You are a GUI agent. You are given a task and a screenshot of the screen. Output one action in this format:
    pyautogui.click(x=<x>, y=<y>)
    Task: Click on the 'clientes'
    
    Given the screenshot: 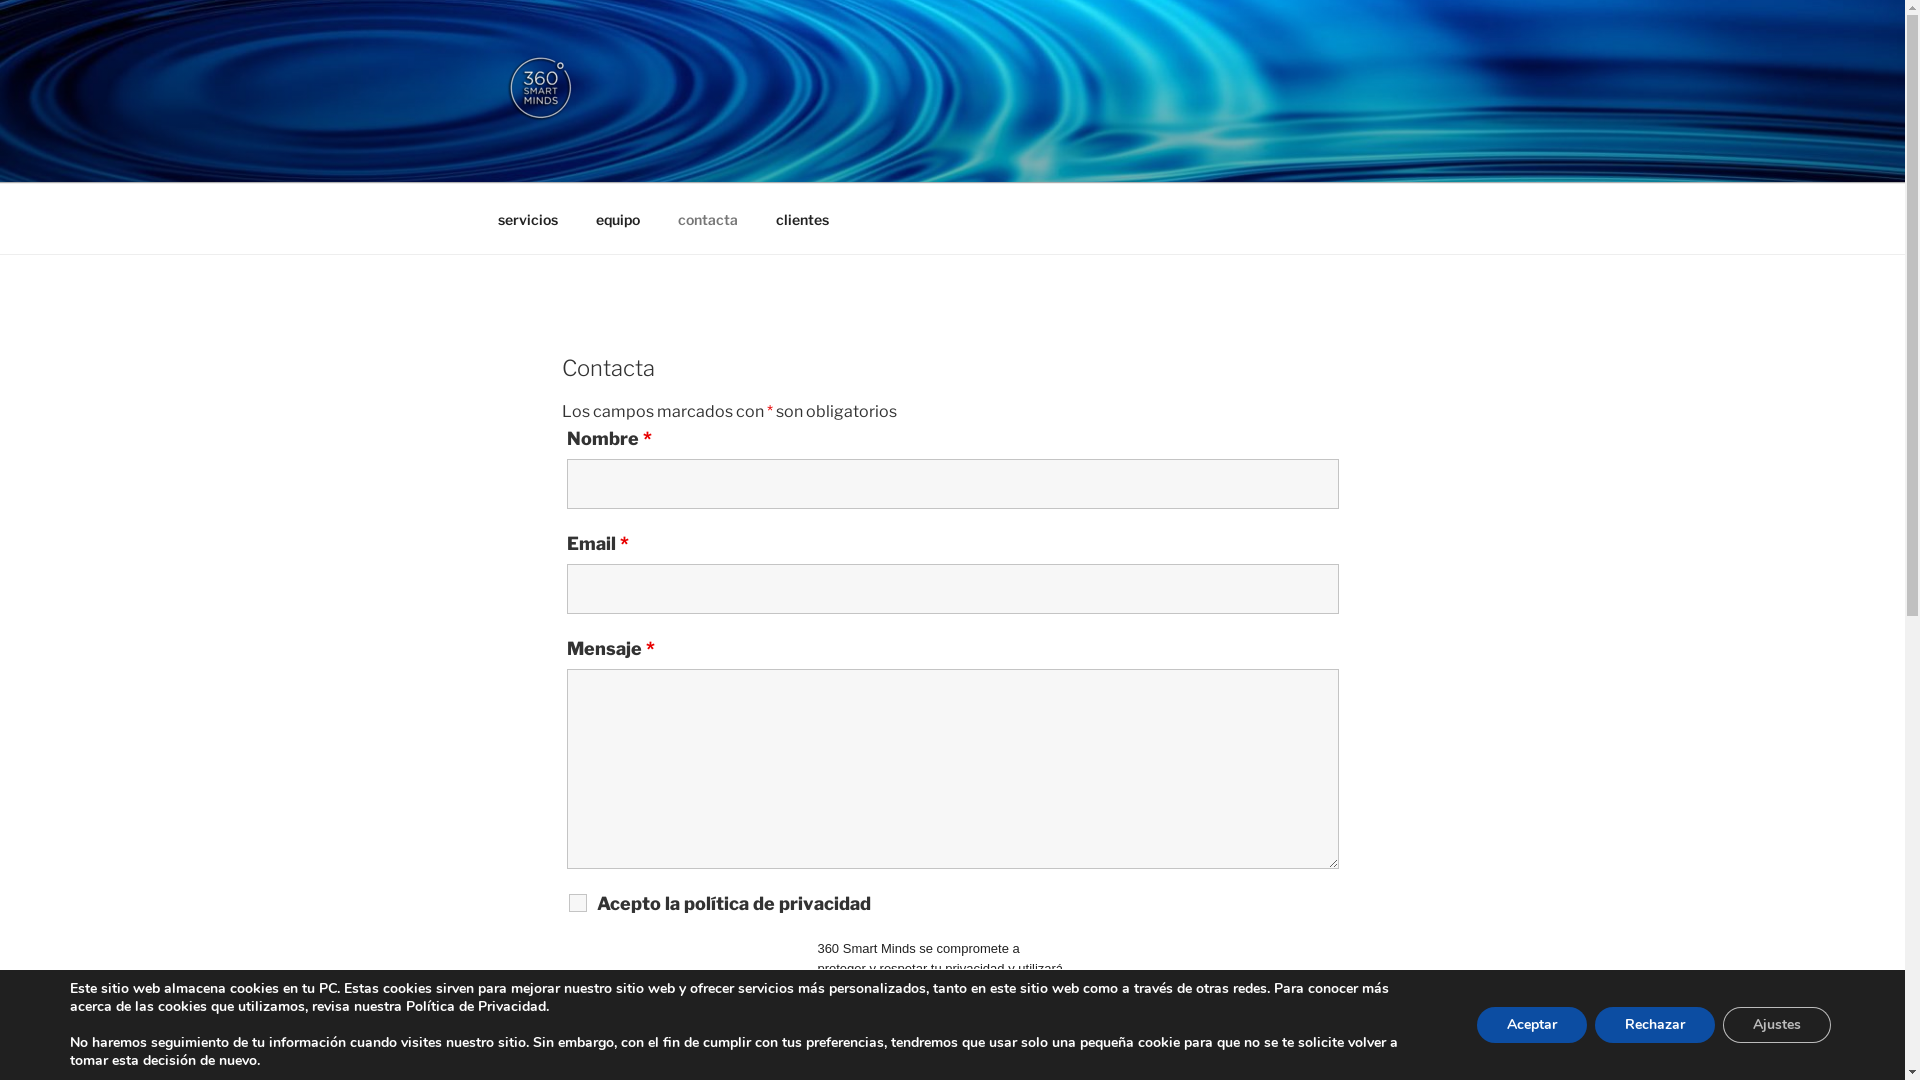 What is the action you would take?
    pyautogui.click(x=801, y=218)
    